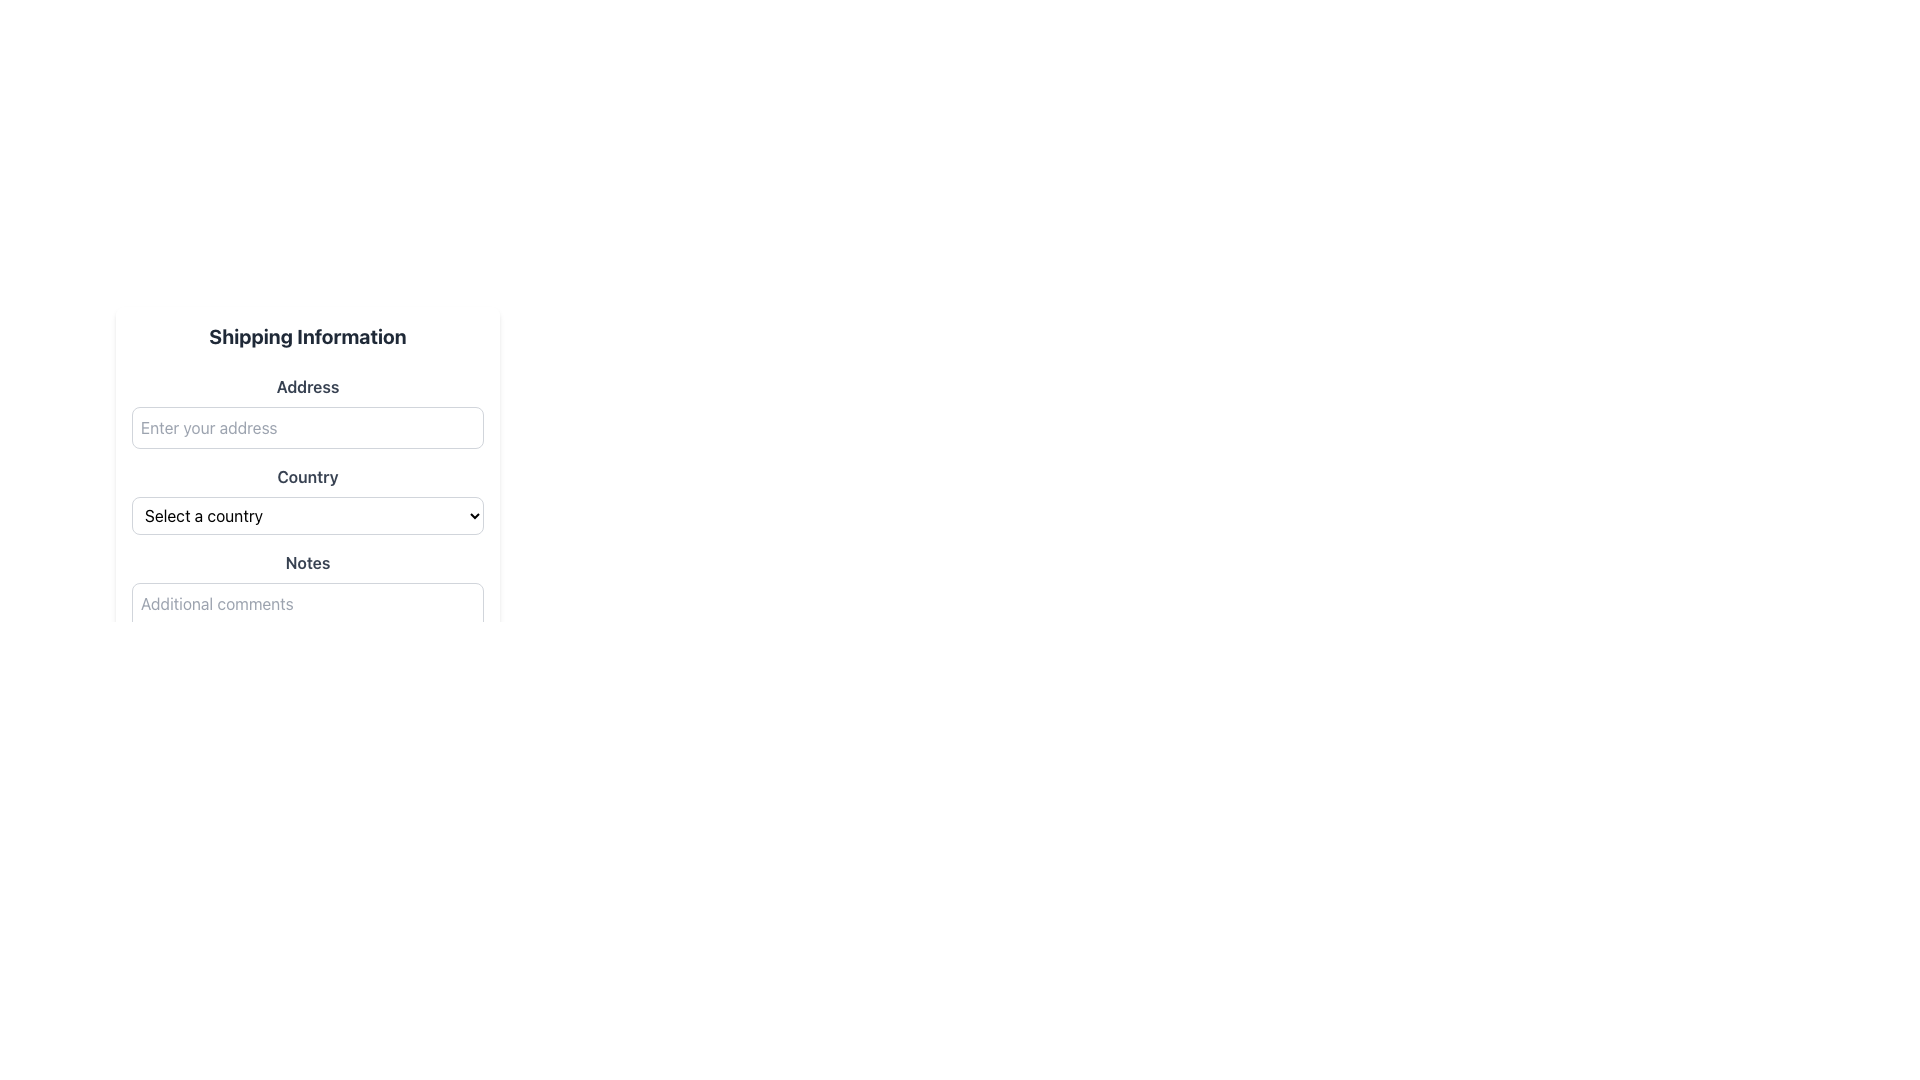 The height and width of the screenshot is (1080, 1920). Describe the element at coordinates (306, 477) in the screenshot. I see `the label indicating to select a country from the dropdown menu, which is positioned above the dropdown in the shipping information form` at that location.